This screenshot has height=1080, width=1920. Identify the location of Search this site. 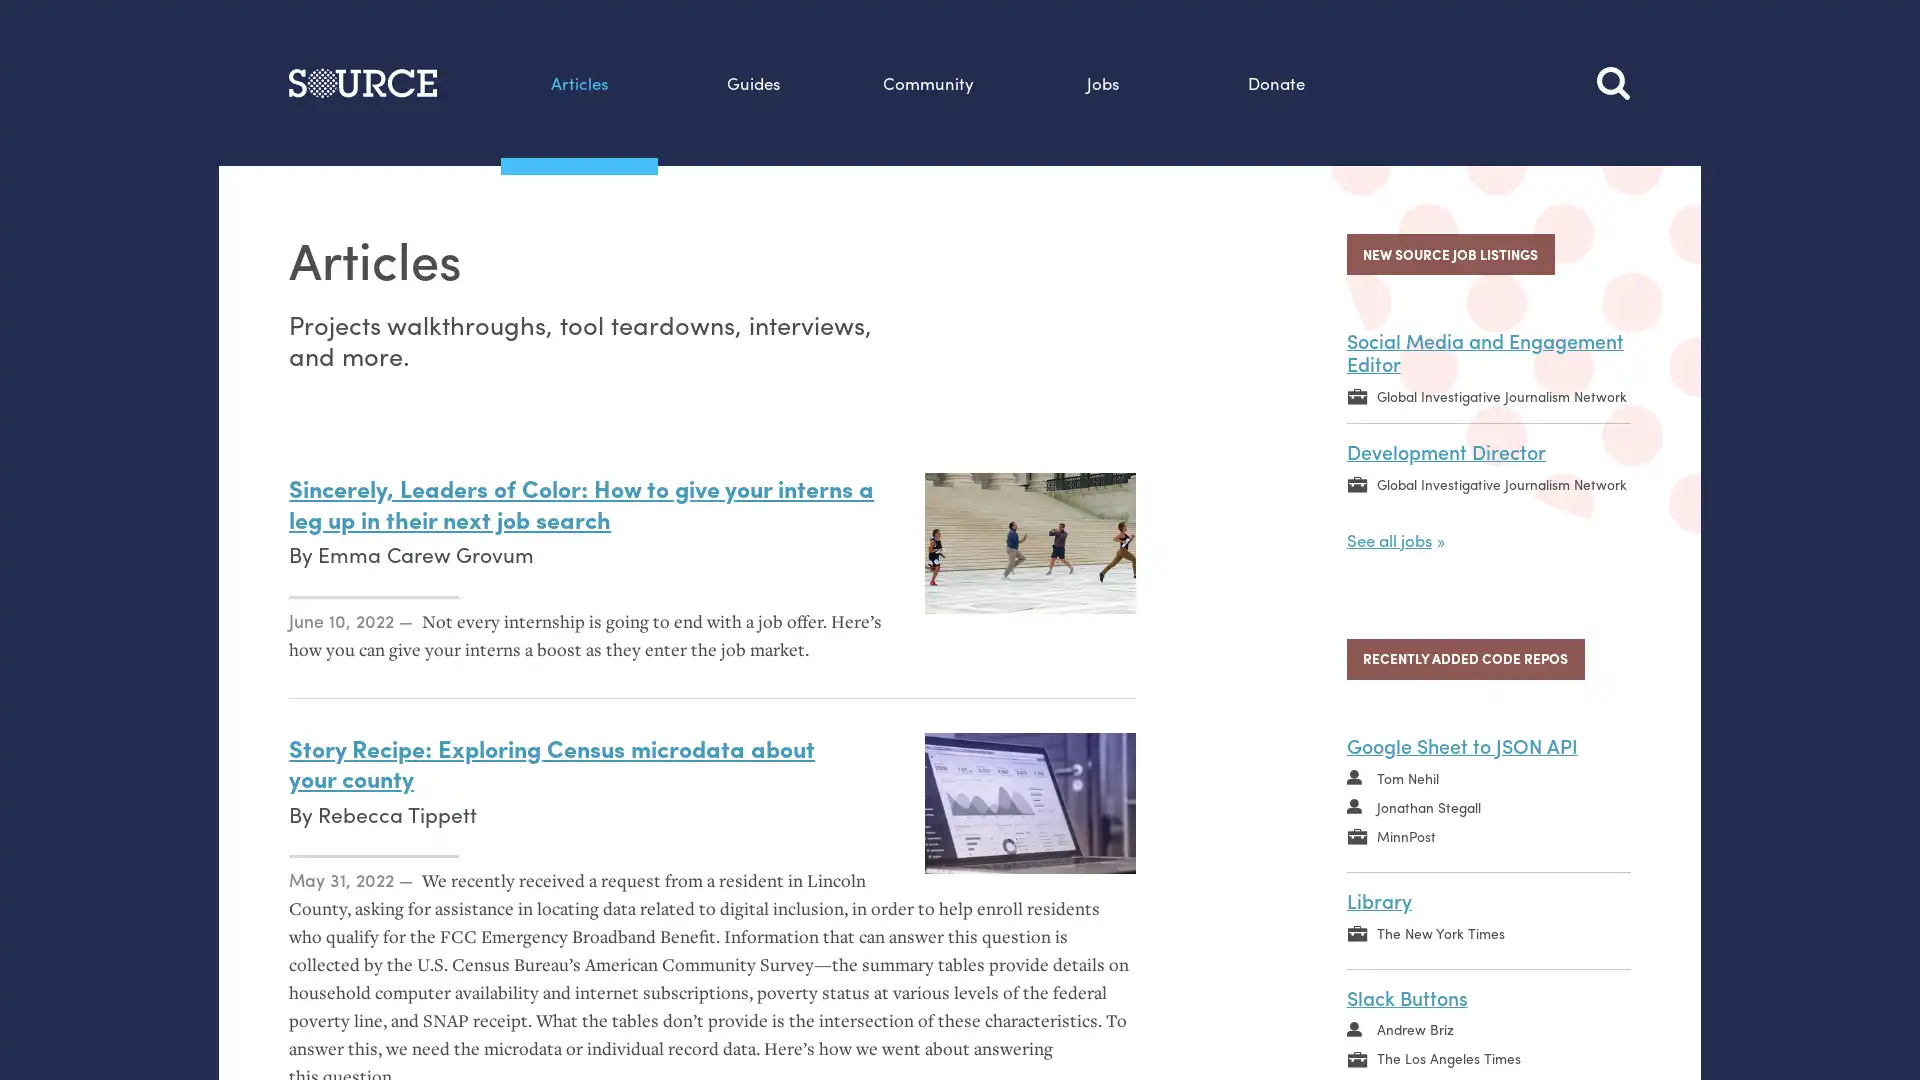
(218, 165).